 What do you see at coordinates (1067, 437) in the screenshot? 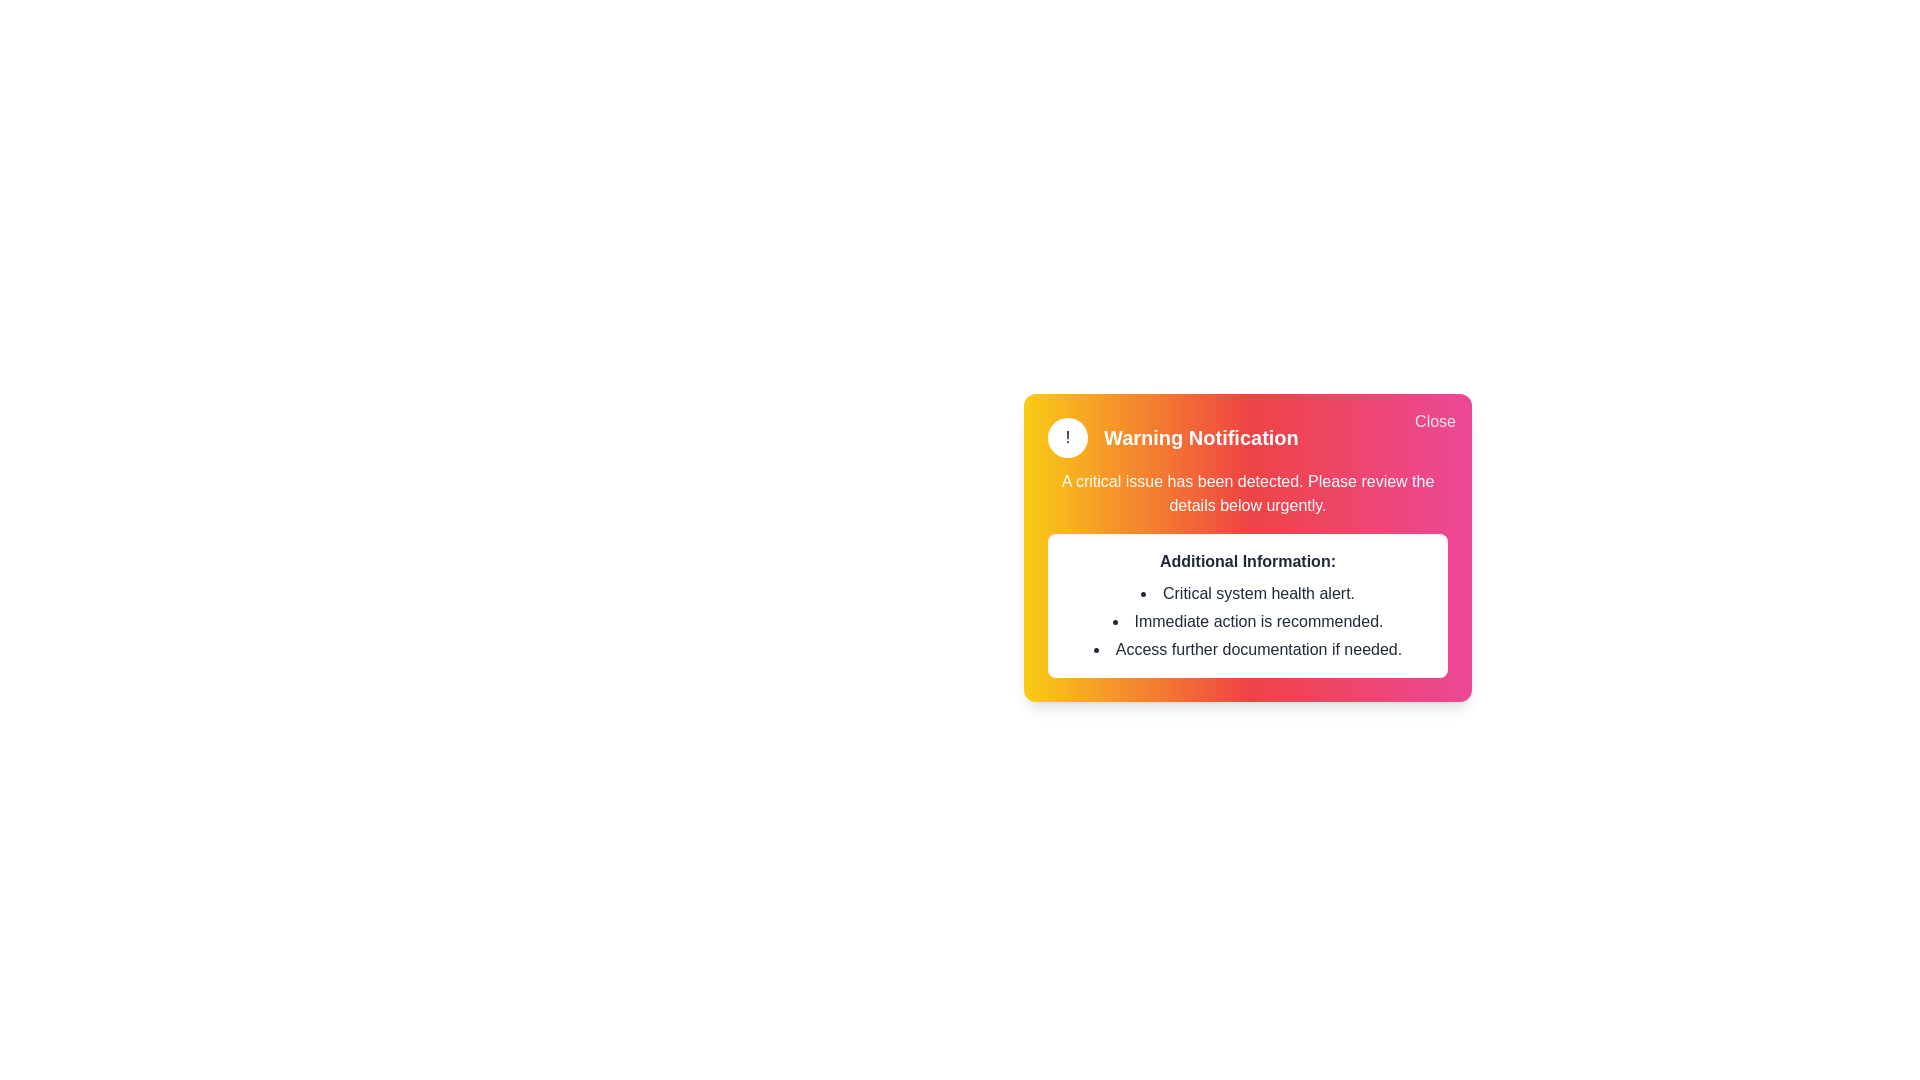
I see `the rounded icon to inspect its visual design` at bounding box center [1067, 437].